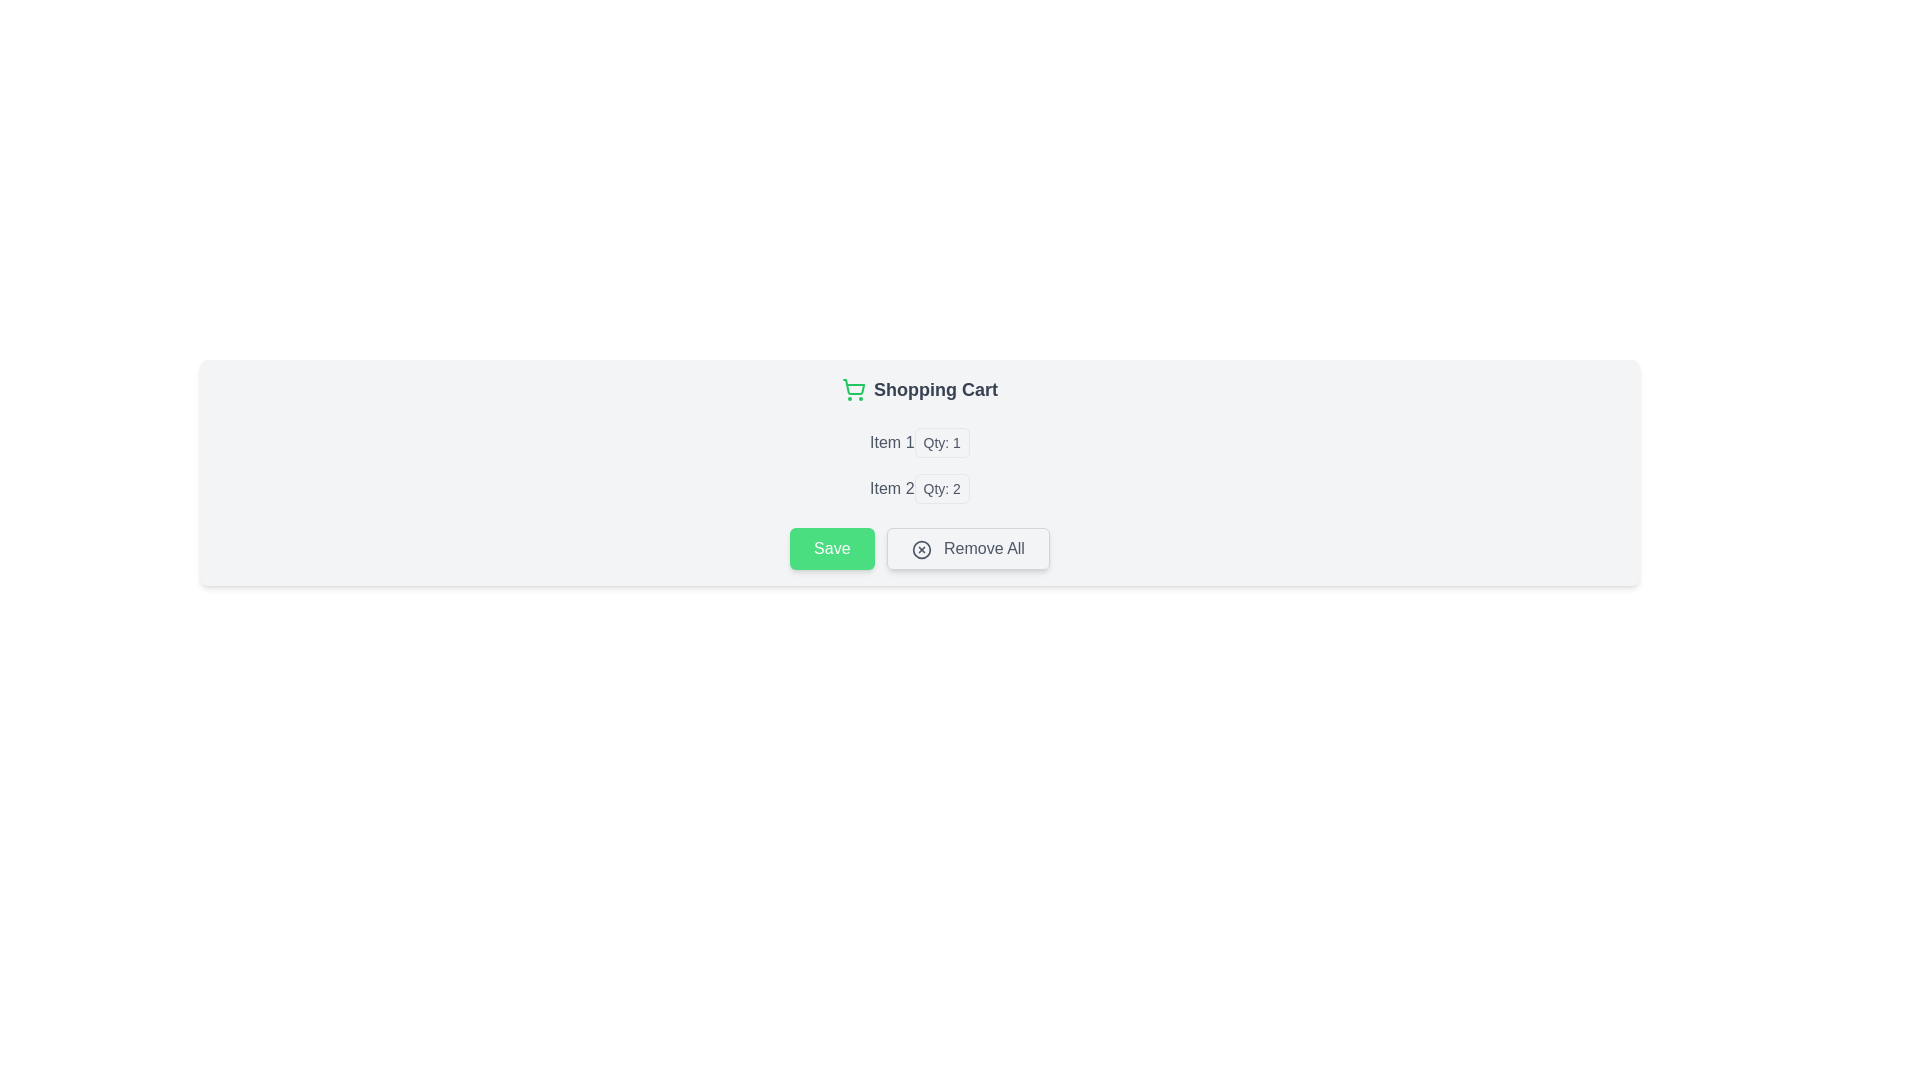 This screenshot has width=1920, height=1080. Describe the element at coordinates (854, 389) in the screenshot. I see `the shopping cart icon located at the top-left of the 'Shopping Cart' section, which is aligned to the left of the text 'Shopping Cart'` at that location.